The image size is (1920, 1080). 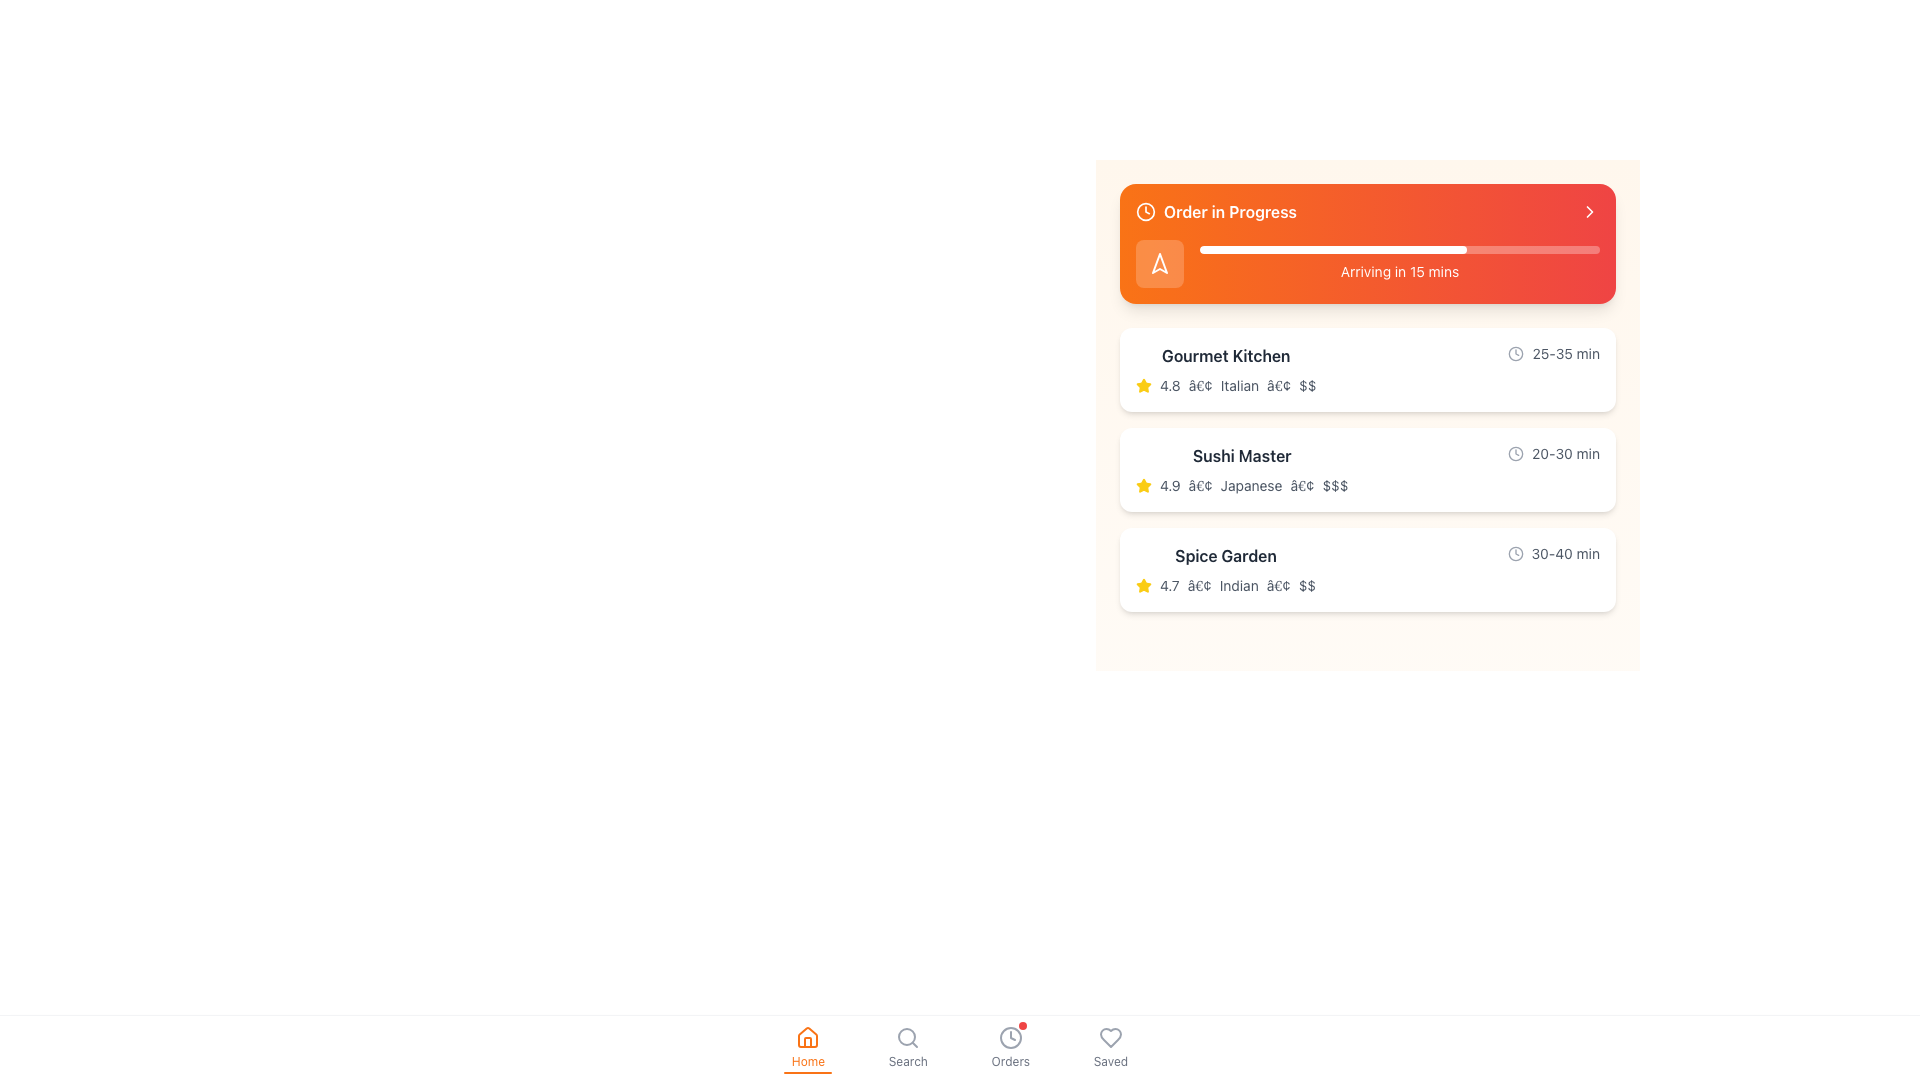 What do you see at coordinates (1225, 385) in the screenshot?
I see `the details conveyed by the informational text aggregate located directly beneath 'Gourmet Kitchen', which includes the restaurant's rating, type of cuisine, and price range` at bounding box center [1225, 385].